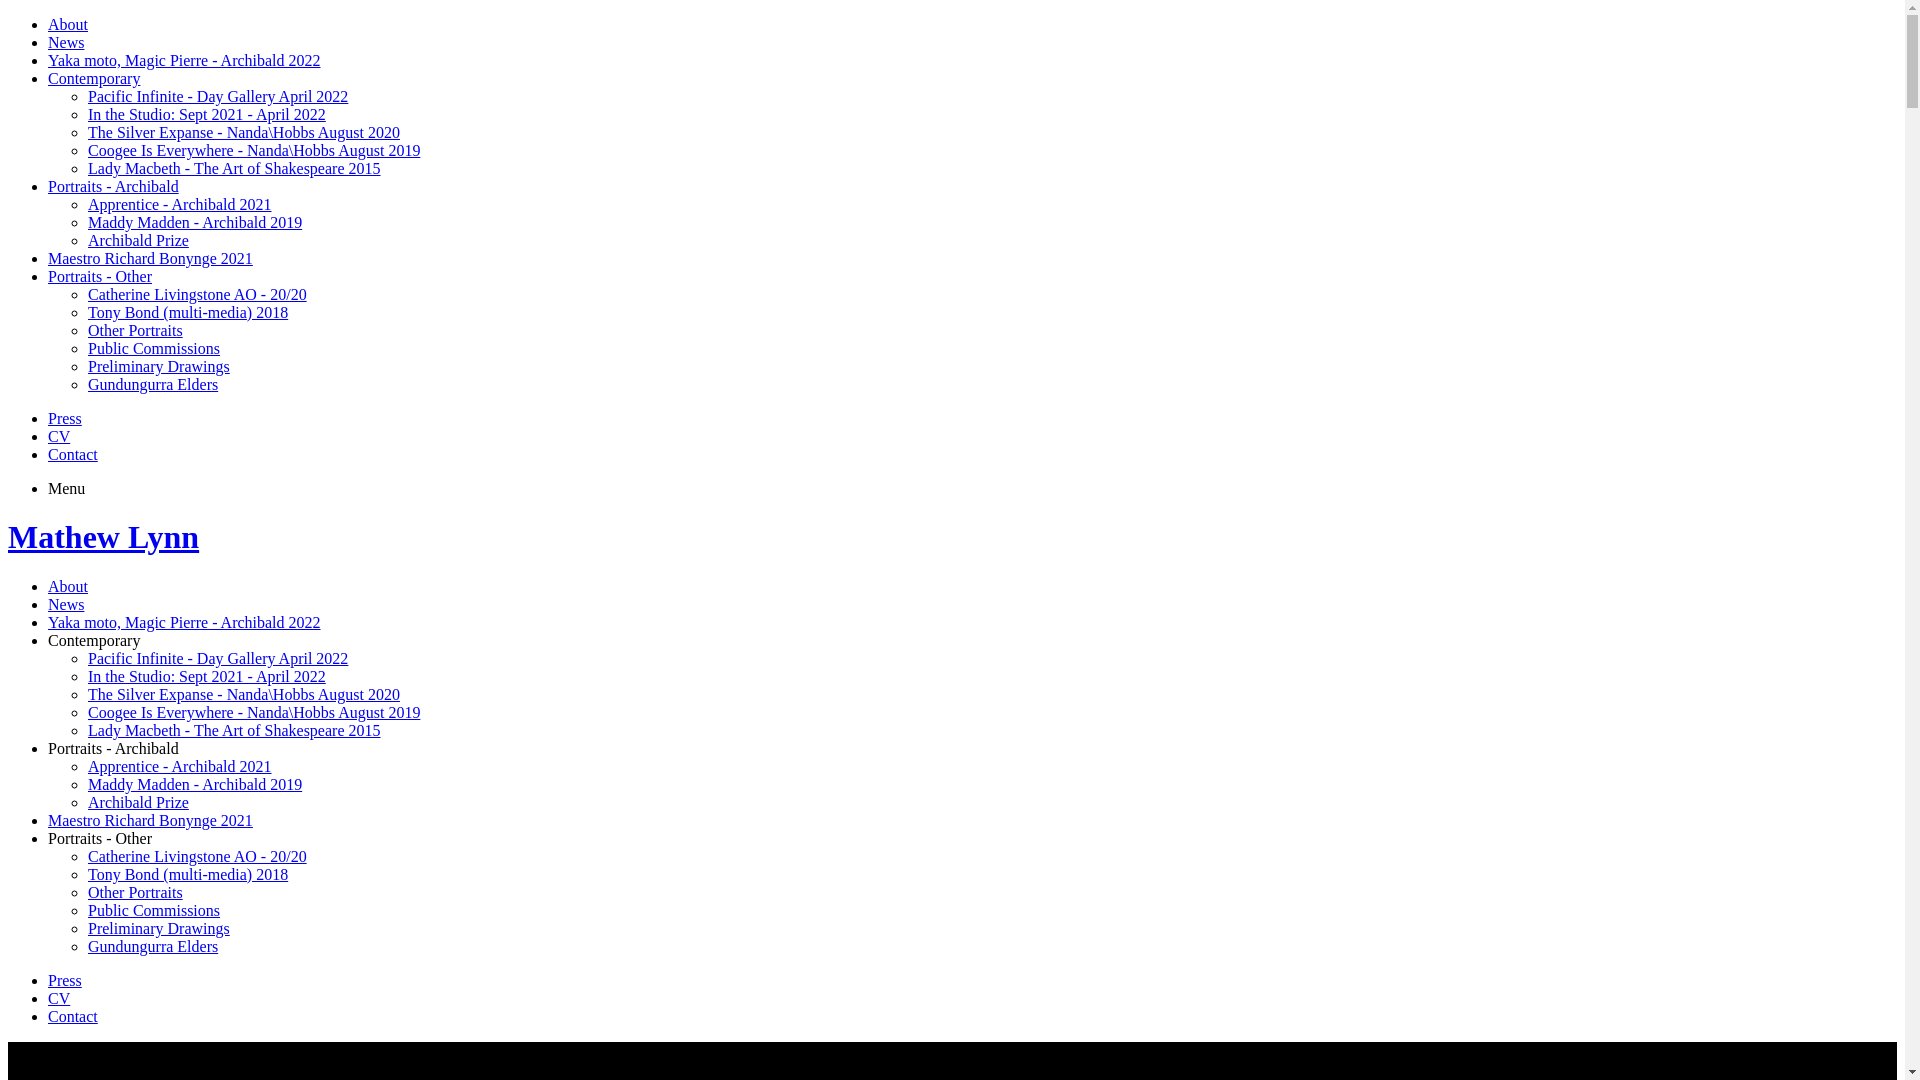 The image size is (1920, 1080). What do you see at coordinates (149, 257) in the screenshot?
I see `'Maestro Richard Bonynge 2021'` at bounding box center [149, 257].